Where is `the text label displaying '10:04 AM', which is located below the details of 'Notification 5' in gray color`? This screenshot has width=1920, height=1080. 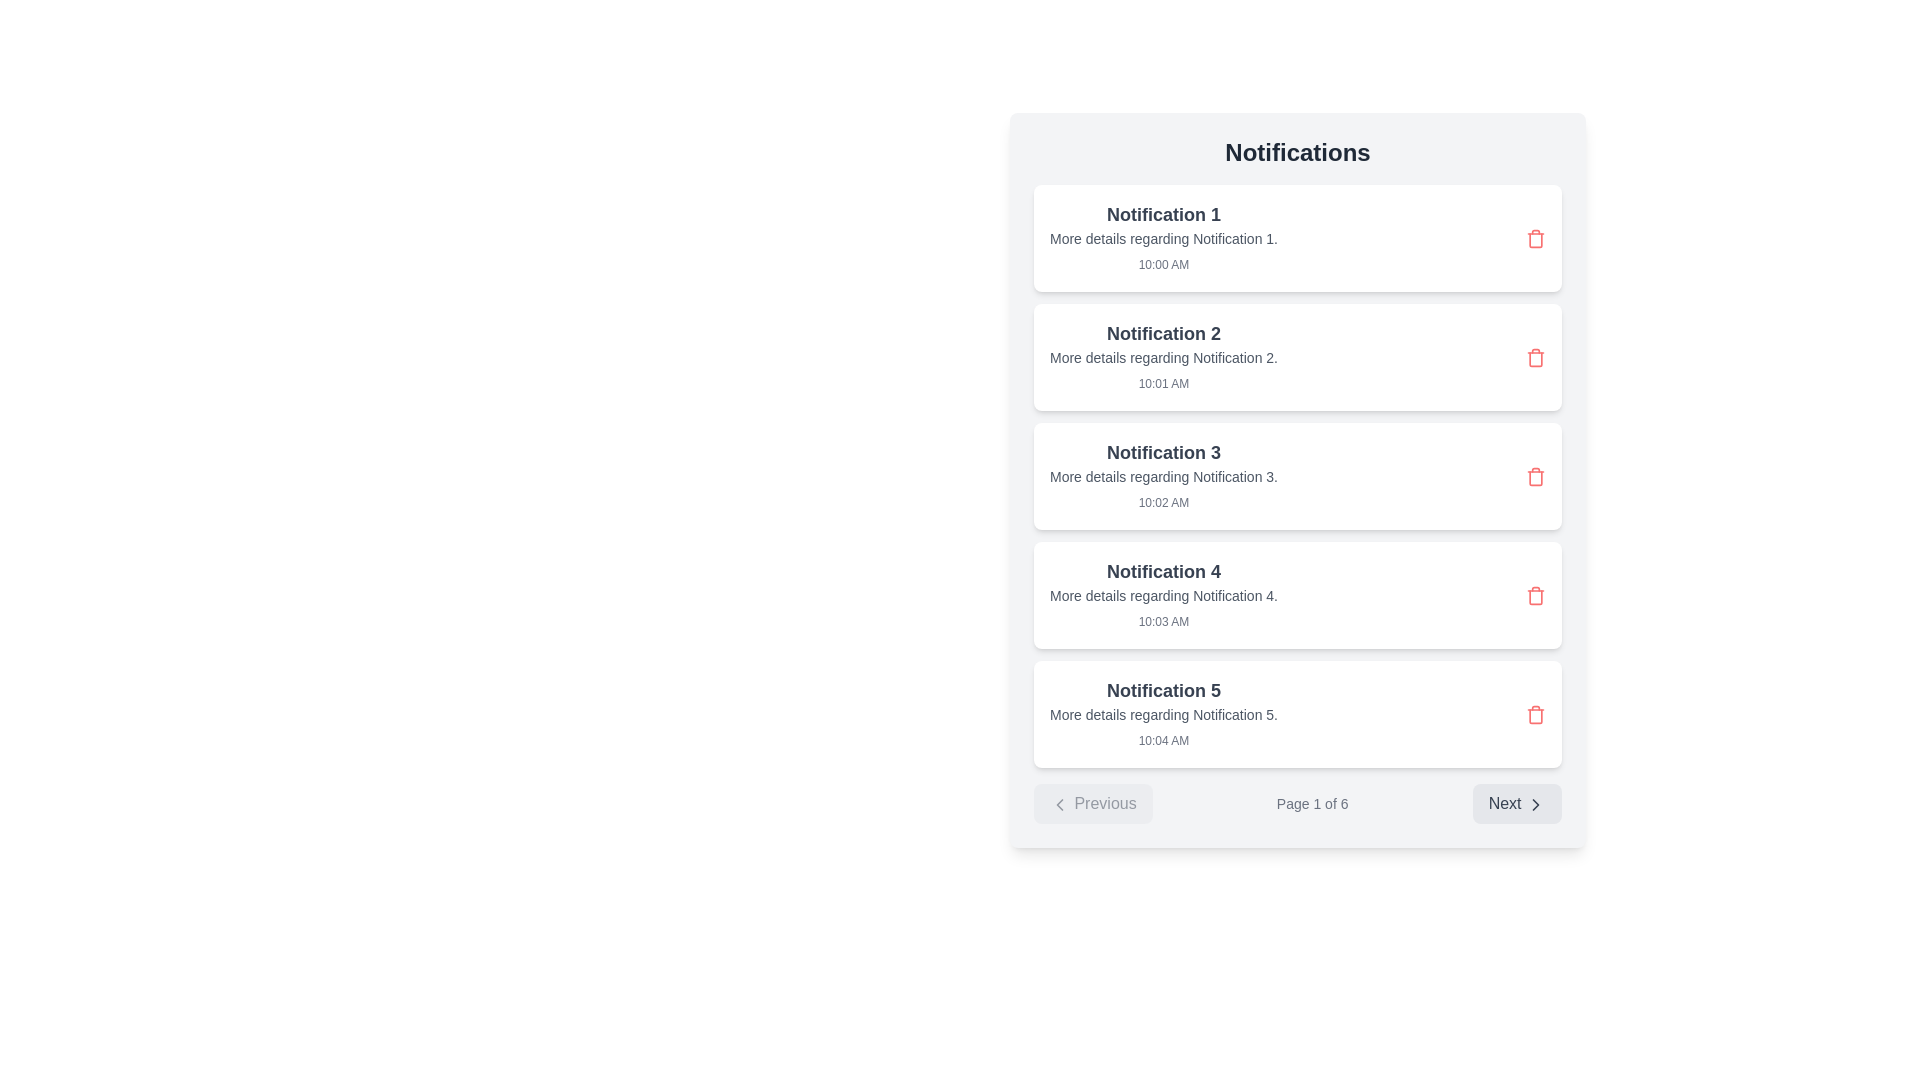 the text label displaying '10:04 AM', which is located below the details of 'Notification 5' in gray color is located at coordinates (1164, 740).